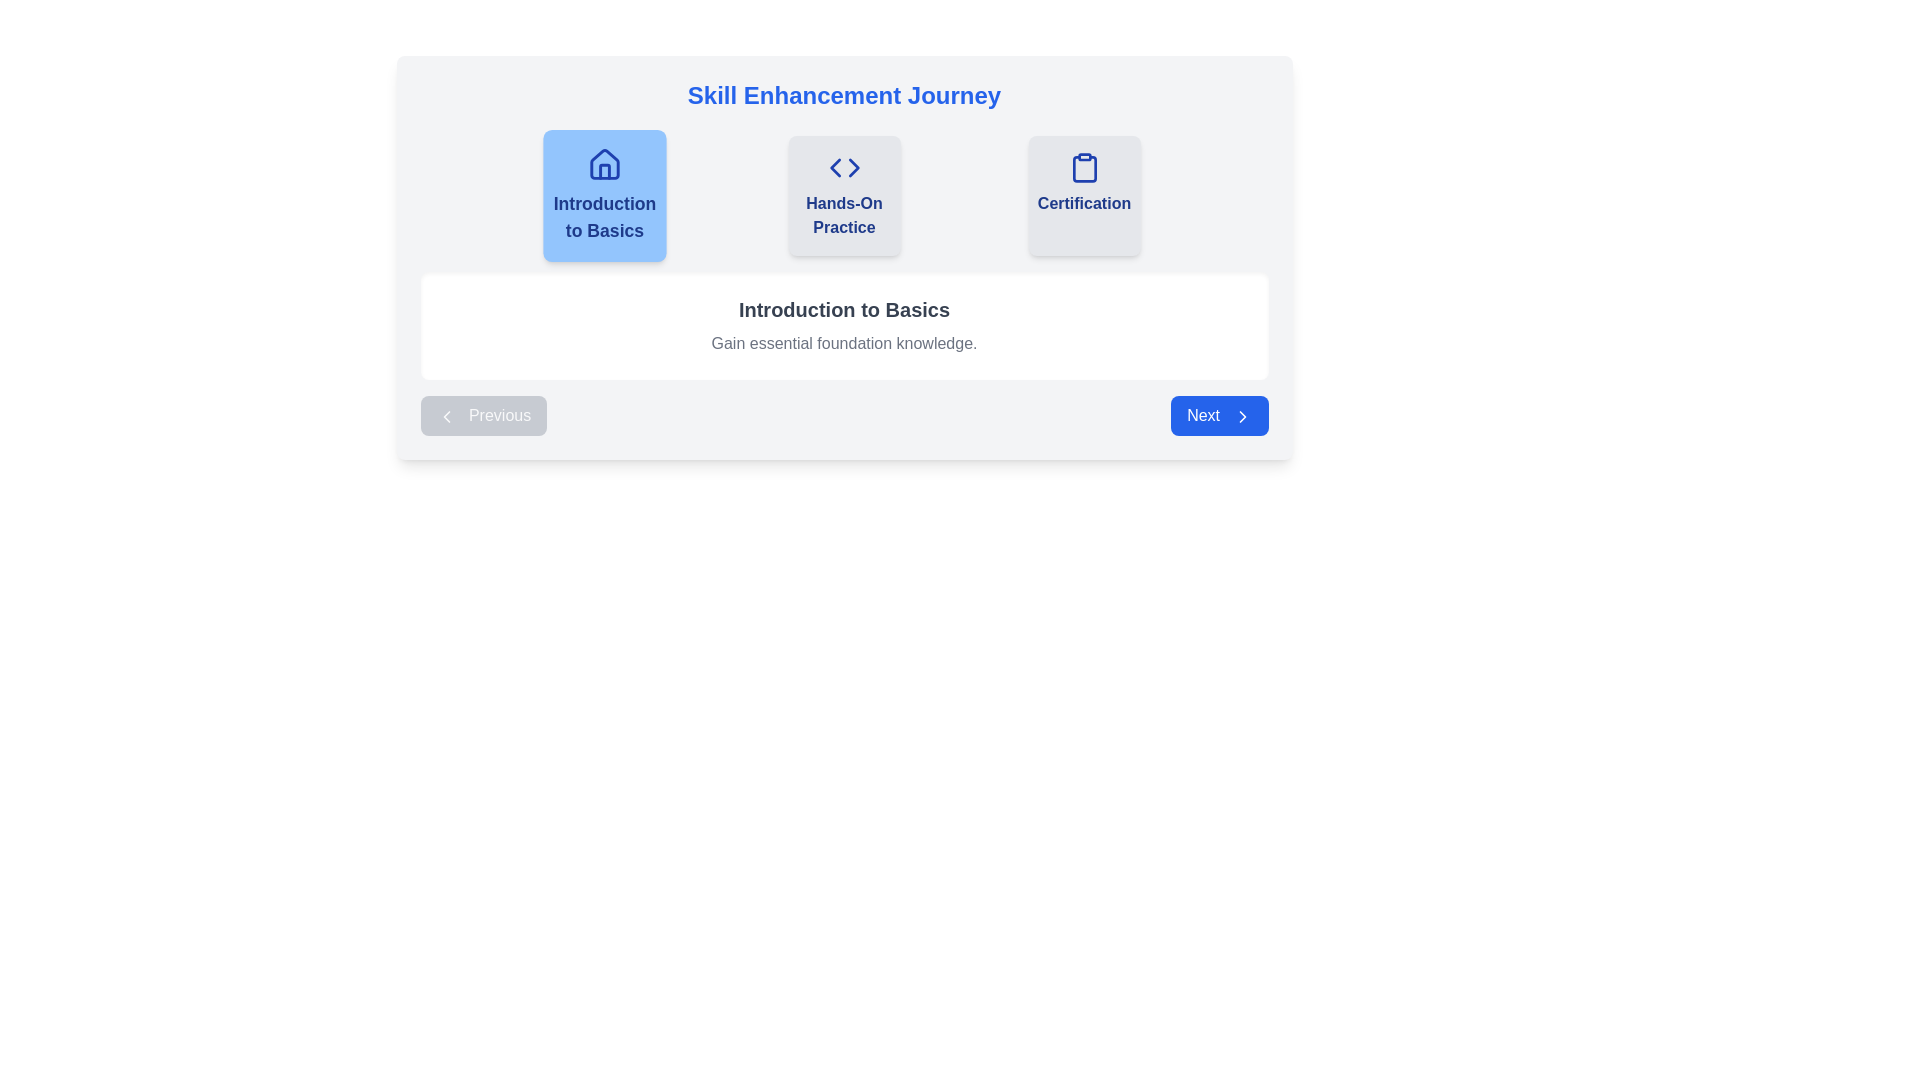 The width and height of the screenshot is (1920, 1080). Describe the element at coordinates (603, 218) in the screenshot. I see `the text label within the first card on the left under 'Skill Enhancement Journey', which summarizes the content of the section and is located below a house-shaped icon` at that location.